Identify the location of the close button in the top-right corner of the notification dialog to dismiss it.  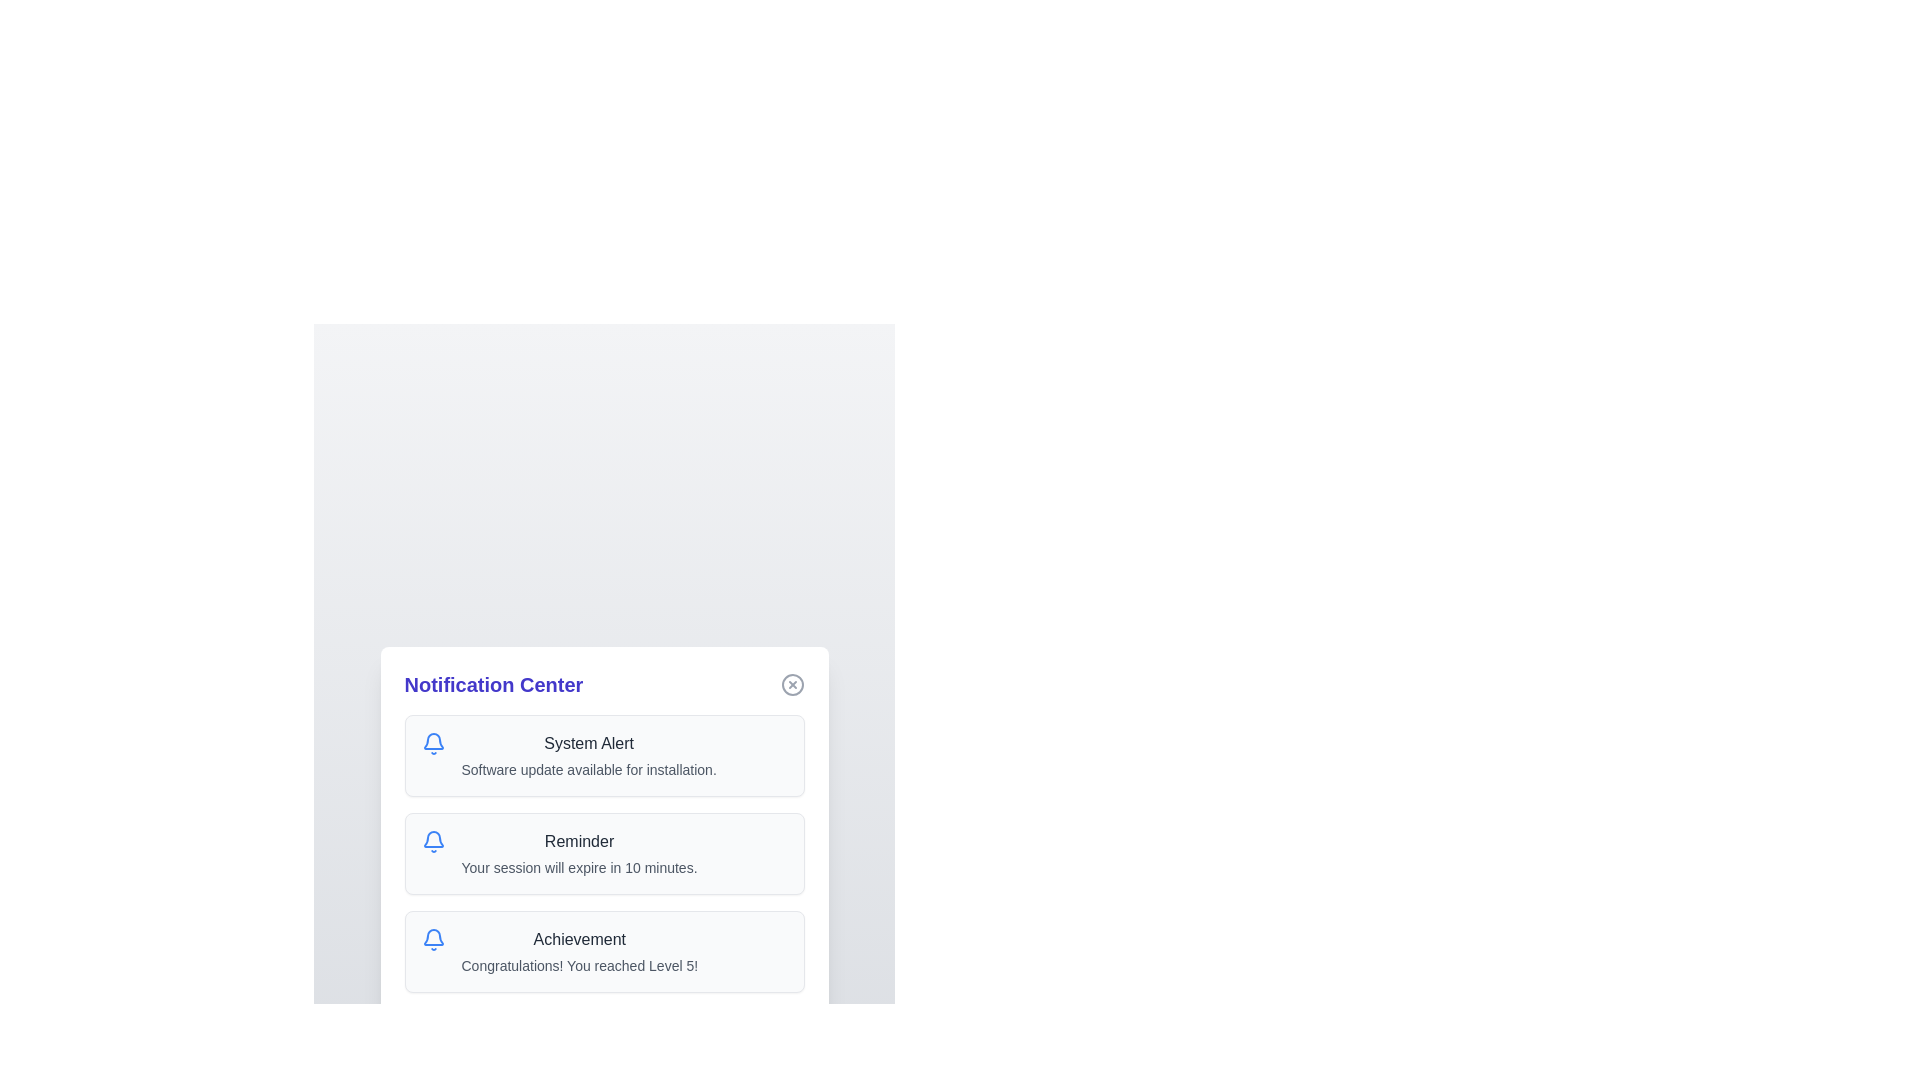
(791, 684).